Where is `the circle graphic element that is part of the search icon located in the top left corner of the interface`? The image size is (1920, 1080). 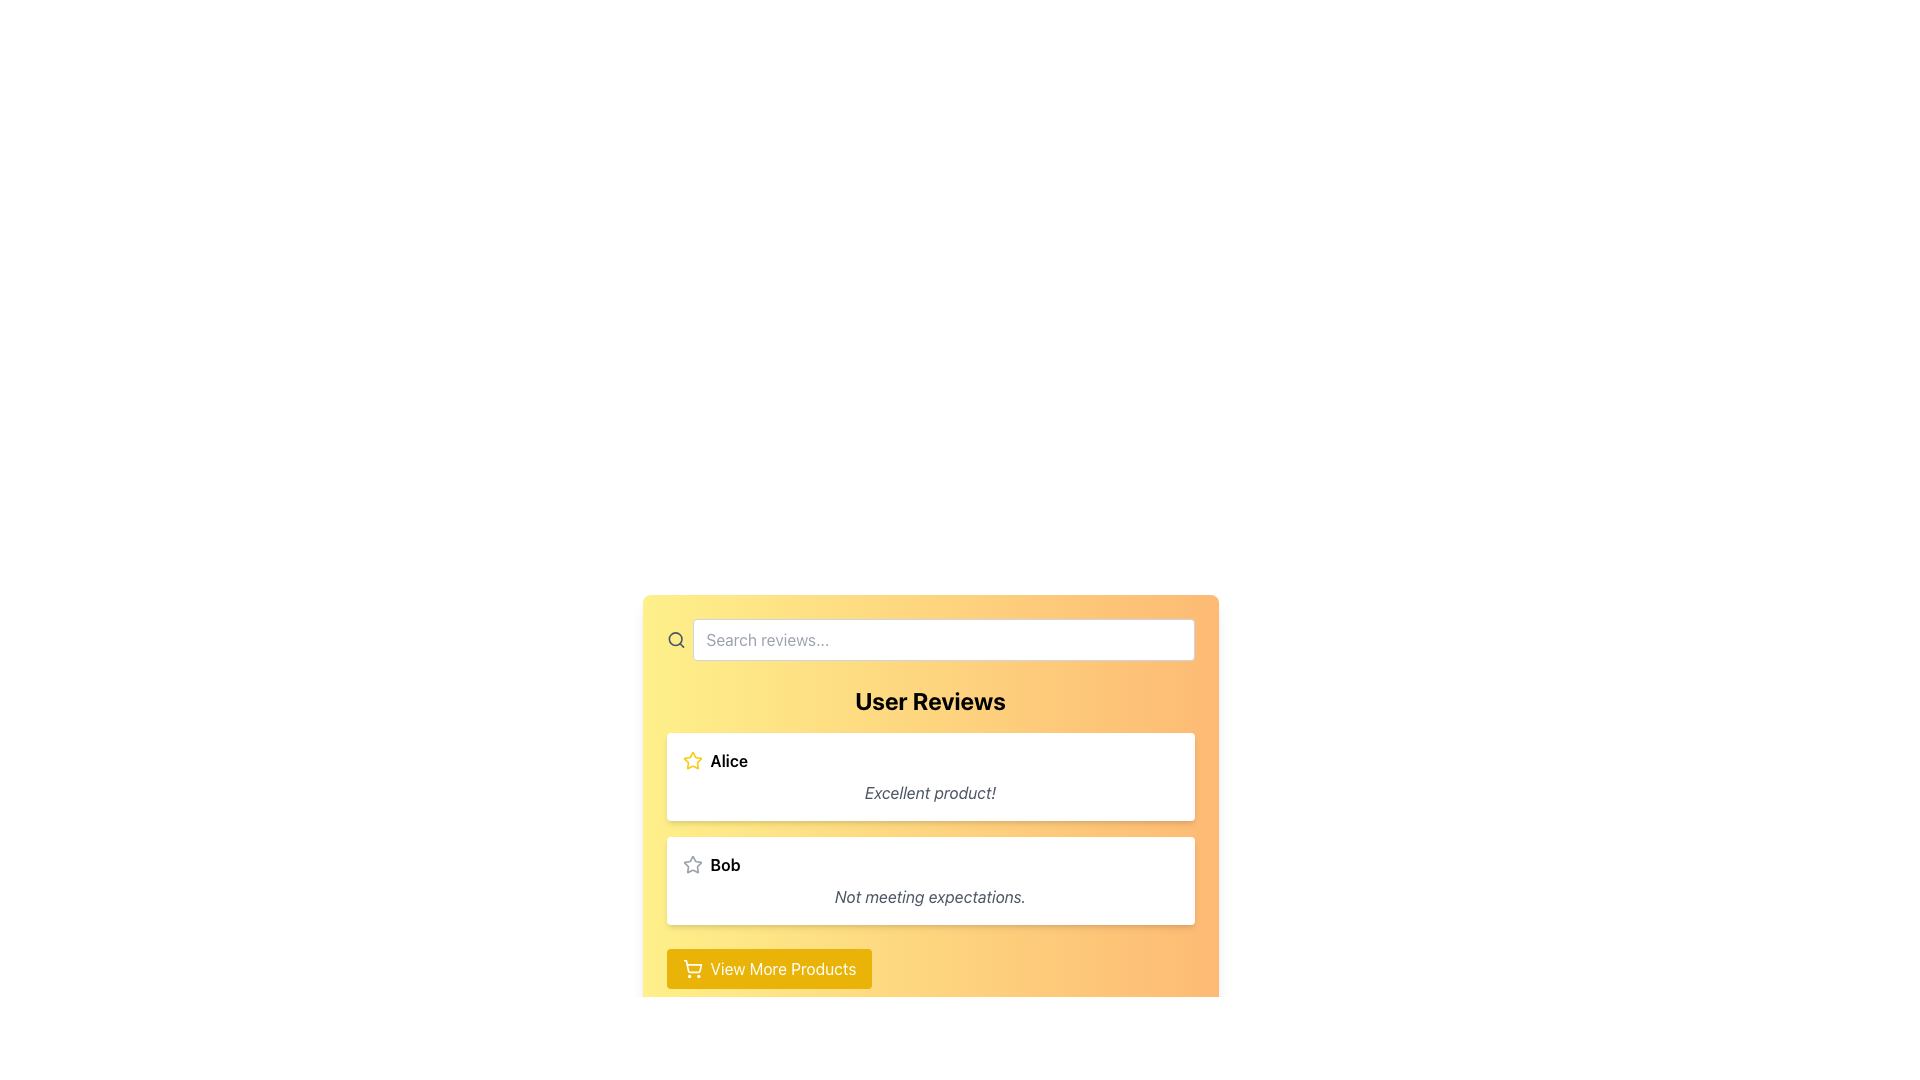 the circle graphic element that is part of the search icon located in the top left corner of the interface is located at coordinates (675, 639).